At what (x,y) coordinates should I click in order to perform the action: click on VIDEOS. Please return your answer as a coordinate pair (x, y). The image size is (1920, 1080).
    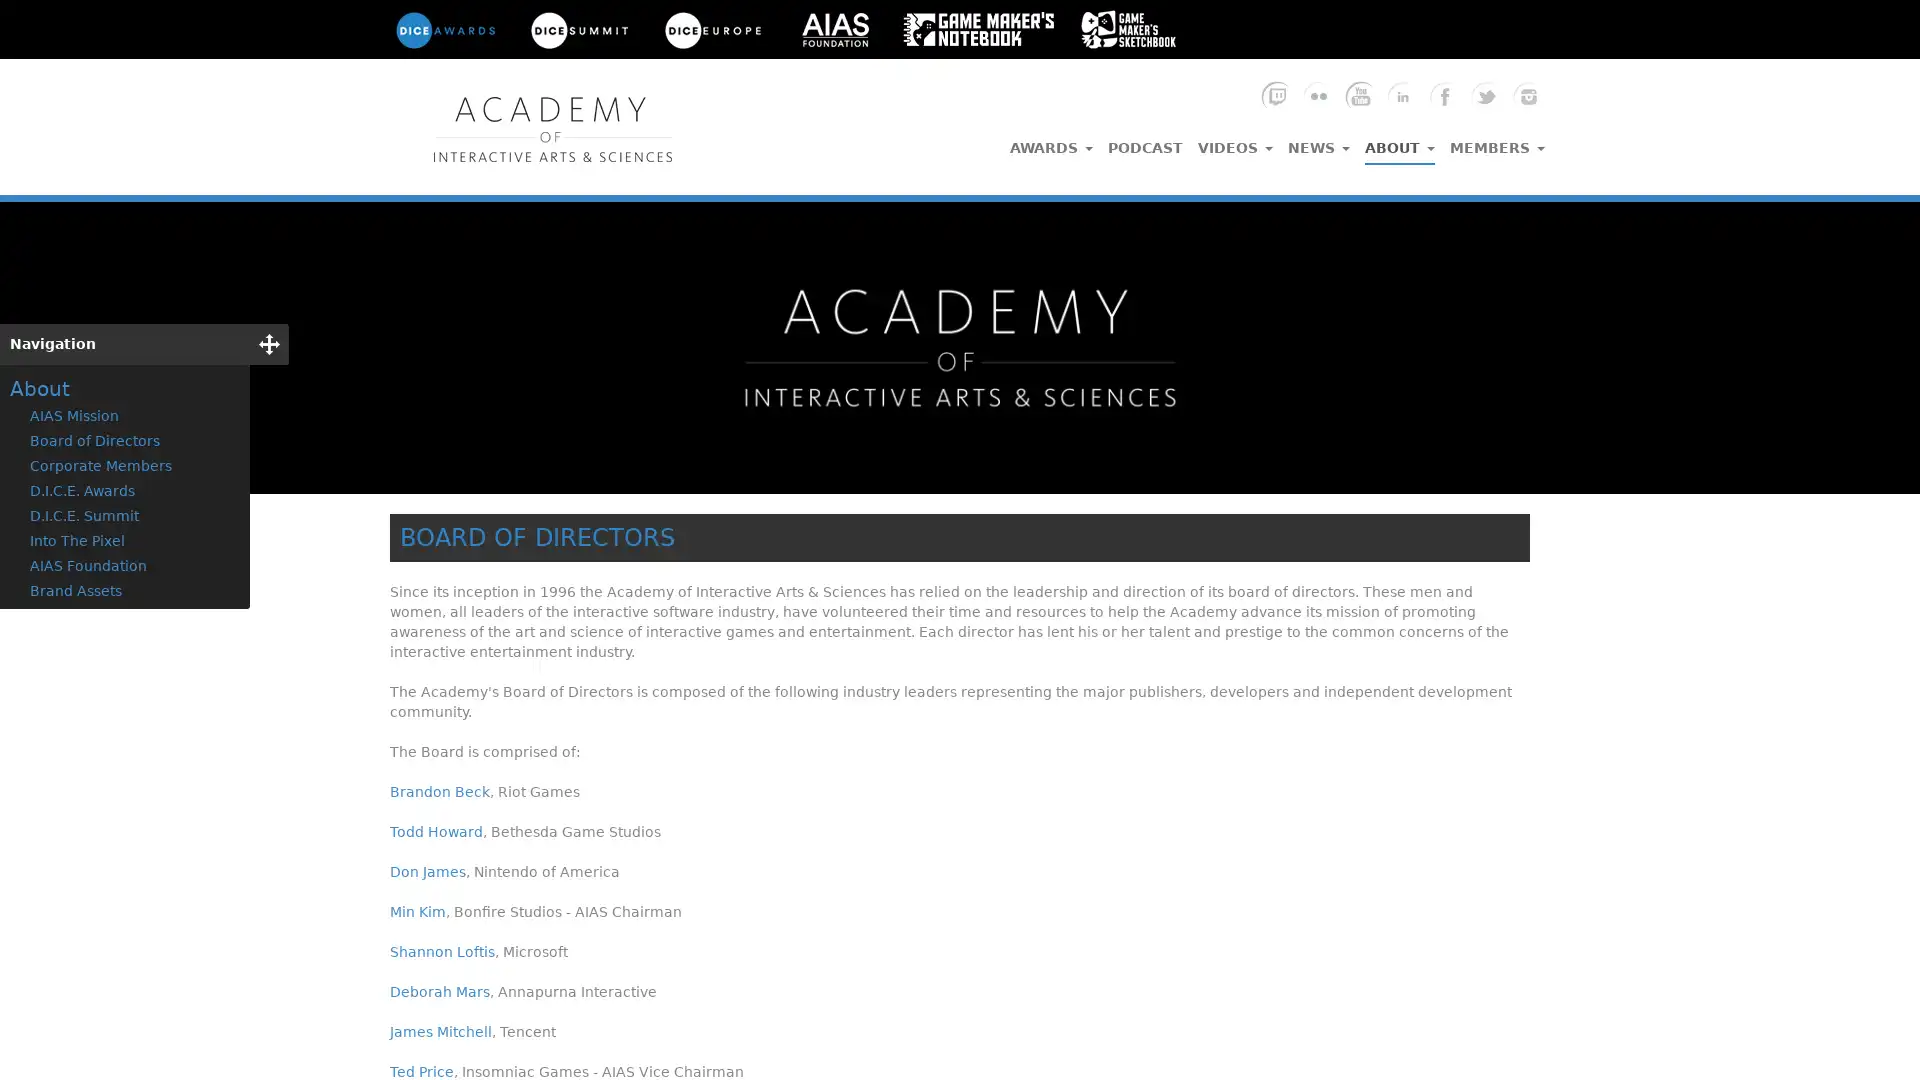
    Looking at the image, I should click on (1234, 141).